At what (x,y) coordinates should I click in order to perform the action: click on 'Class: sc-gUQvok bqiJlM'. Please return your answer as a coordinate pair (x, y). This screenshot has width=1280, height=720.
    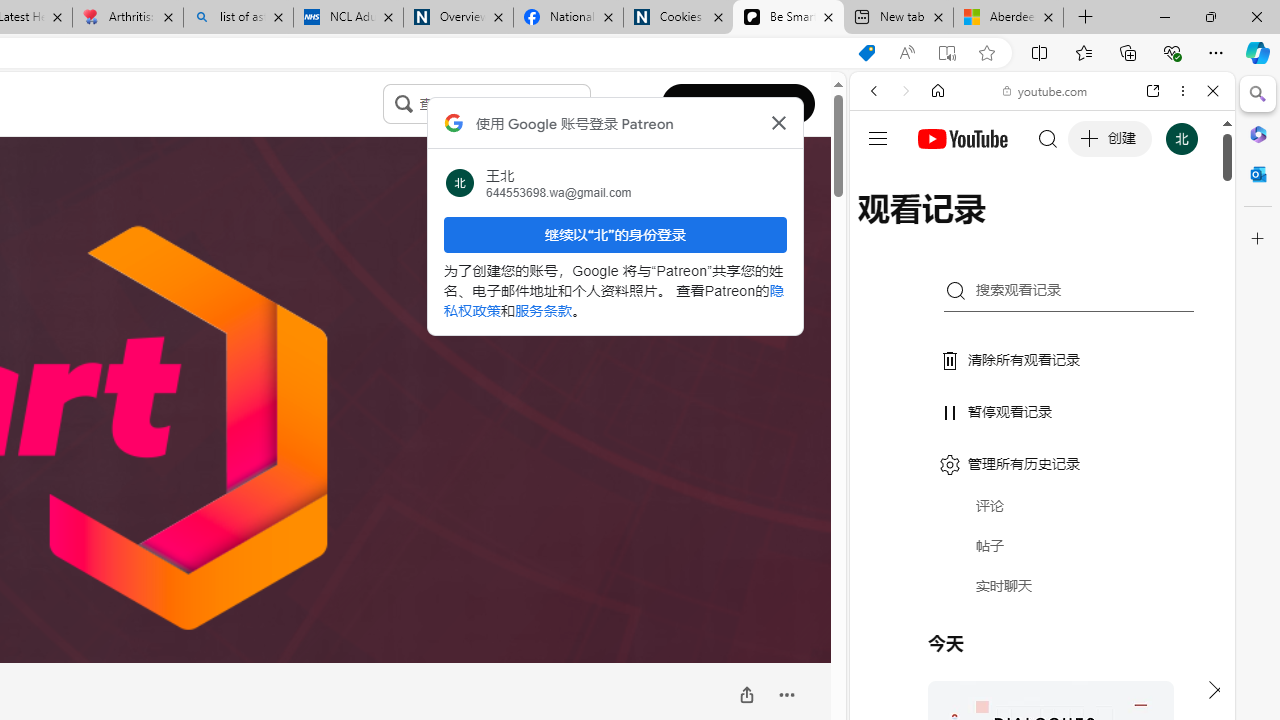
    Looking at the image, I should click on (584, 104).